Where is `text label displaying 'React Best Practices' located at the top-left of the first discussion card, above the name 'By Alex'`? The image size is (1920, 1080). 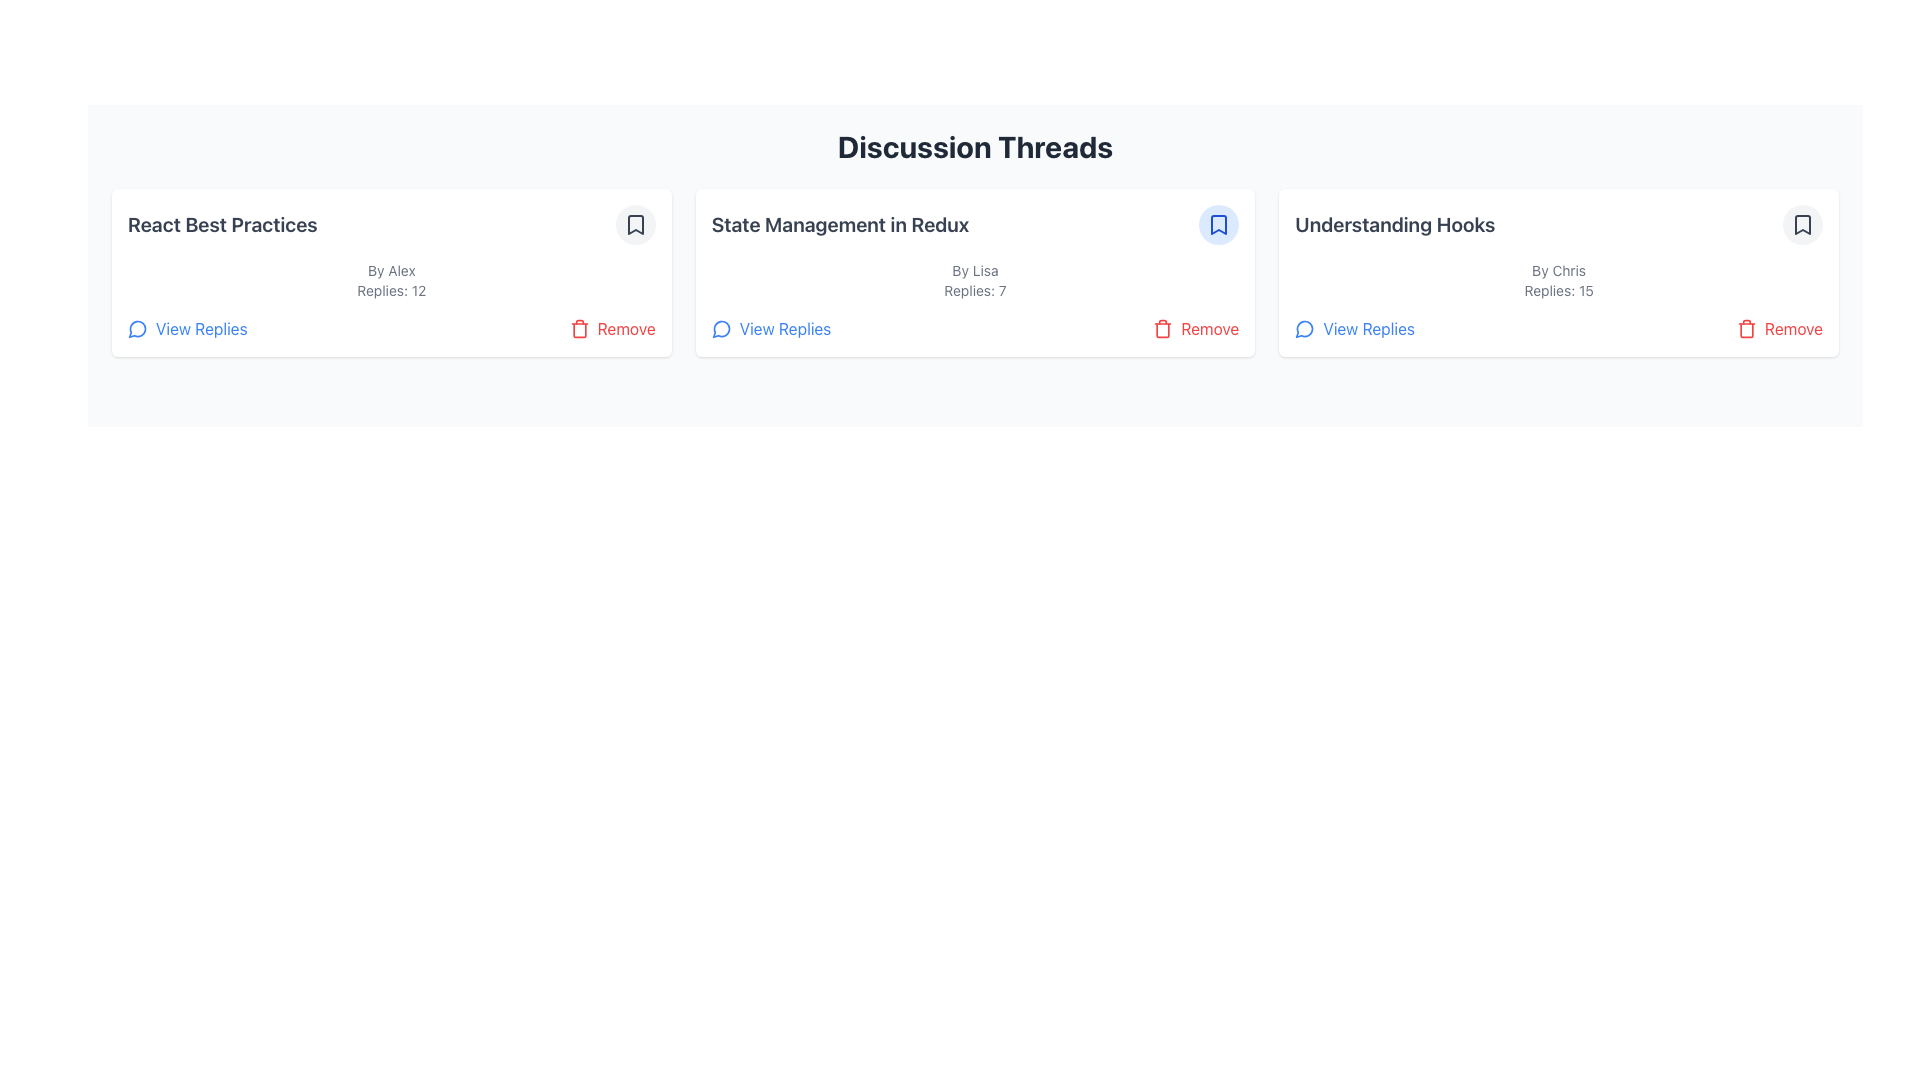 text label displaying 'React Best Practices' located at the top-left of the first discussion card, above the name 'By Alex' is located at coordinates (222, 224).